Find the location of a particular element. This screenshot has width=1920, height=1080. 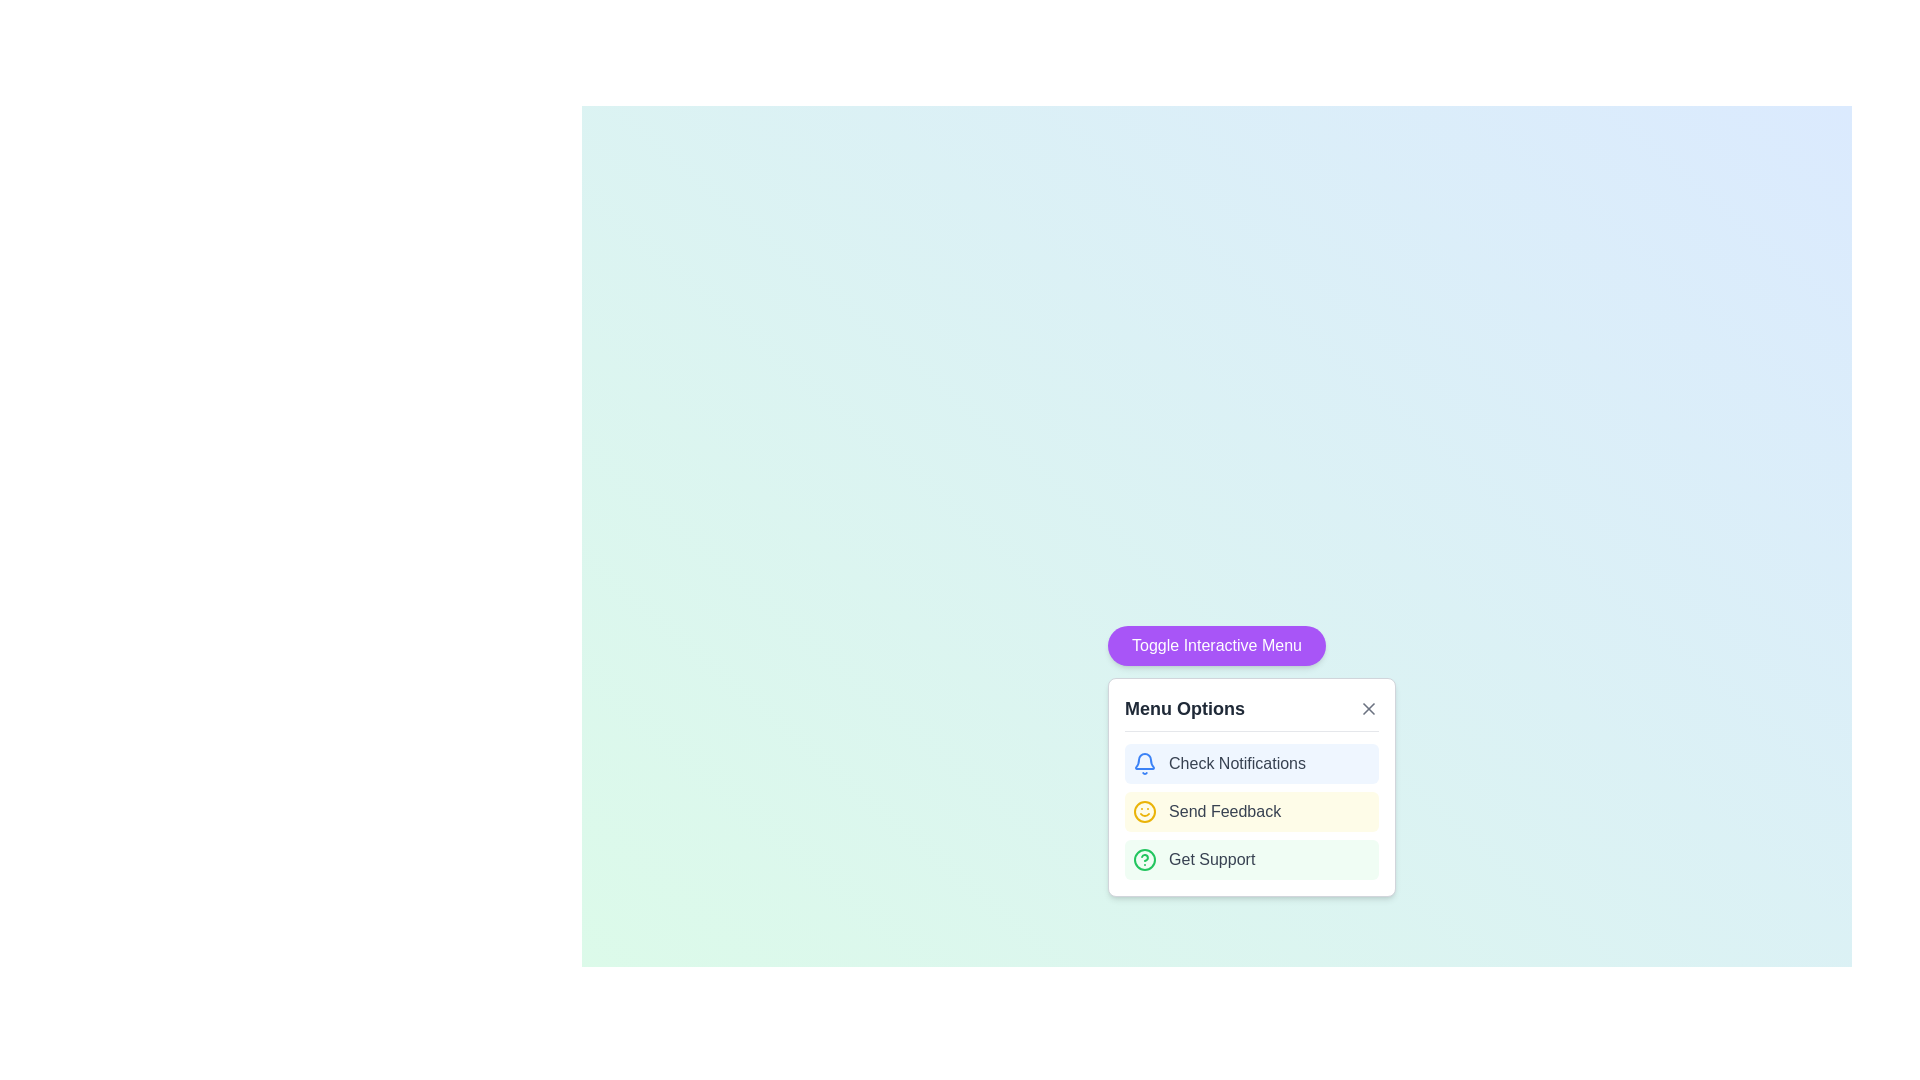

the customer support button located in the 'Menu Options' section is located at coordinates (1251, 859).